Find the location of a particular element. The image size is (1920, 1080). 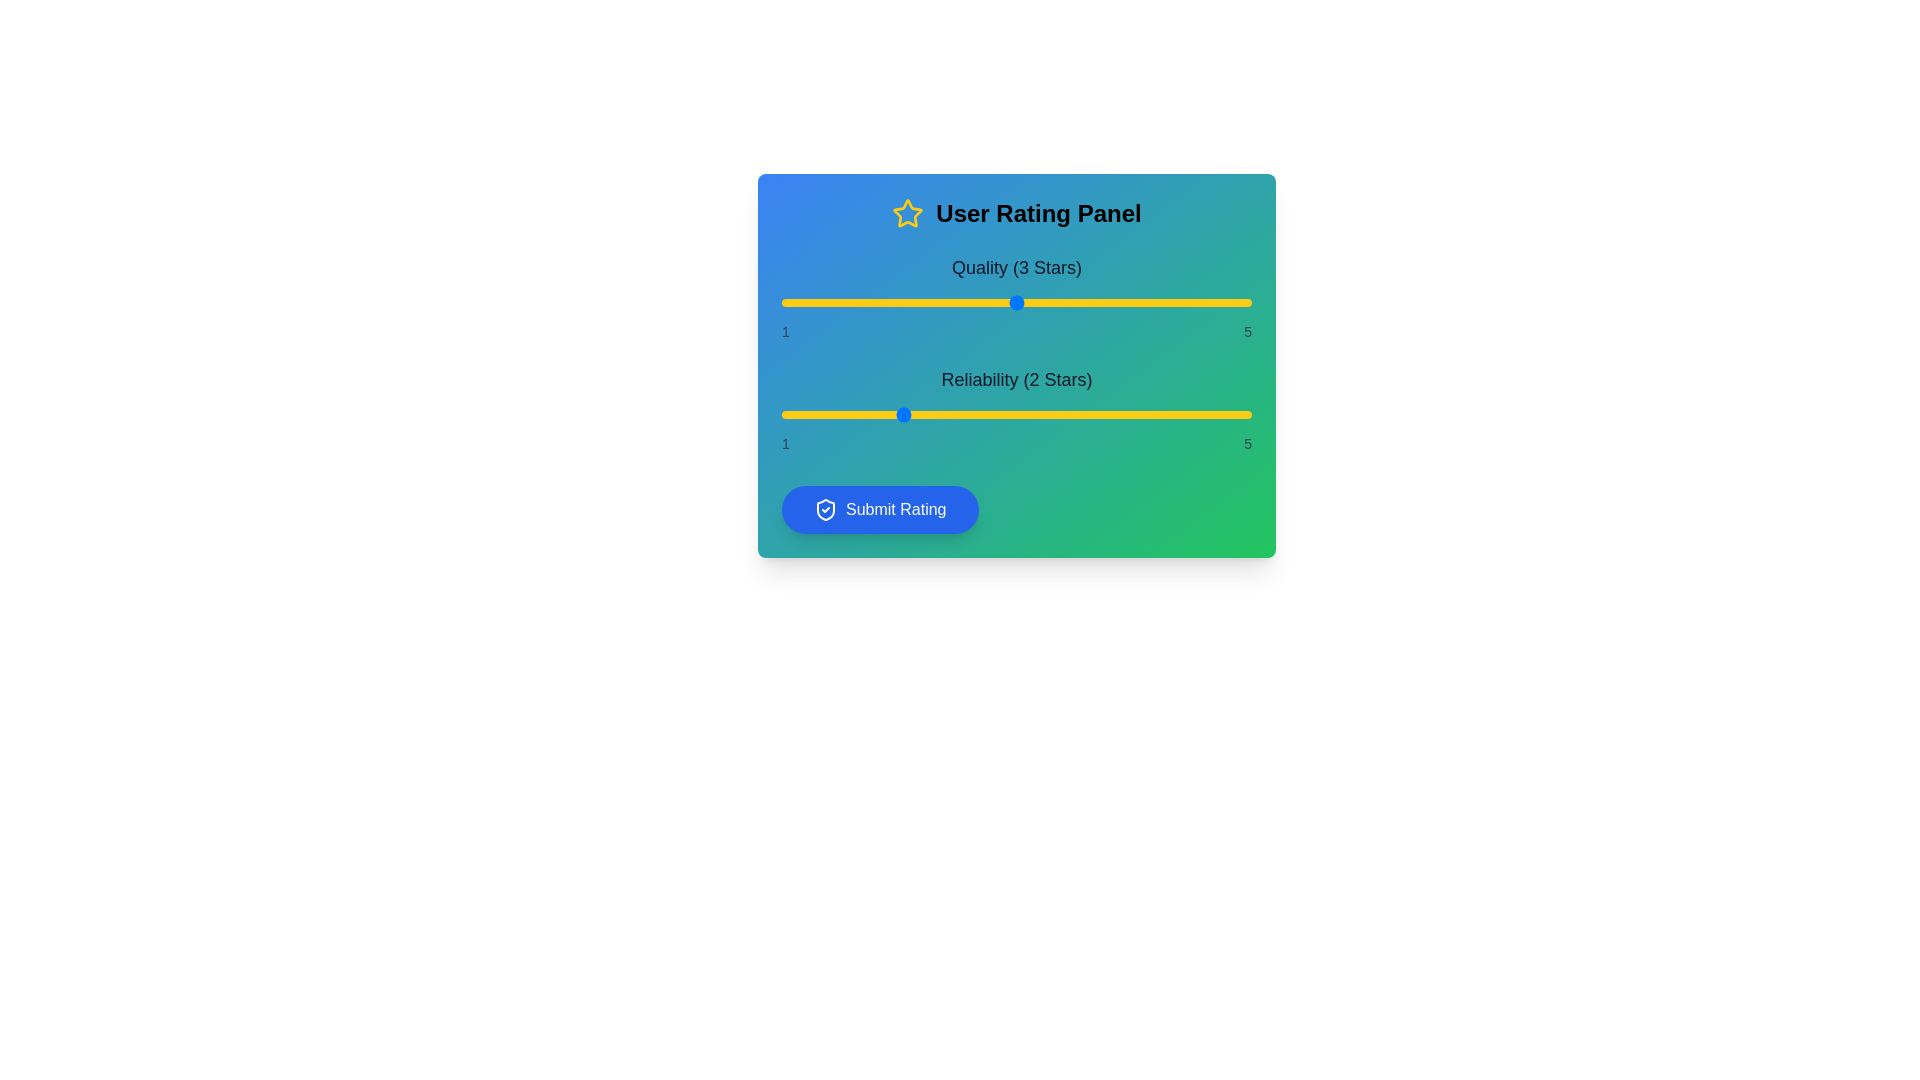

the 'Reliability' slider to 3 stars is located at coordinates (1017, 414).